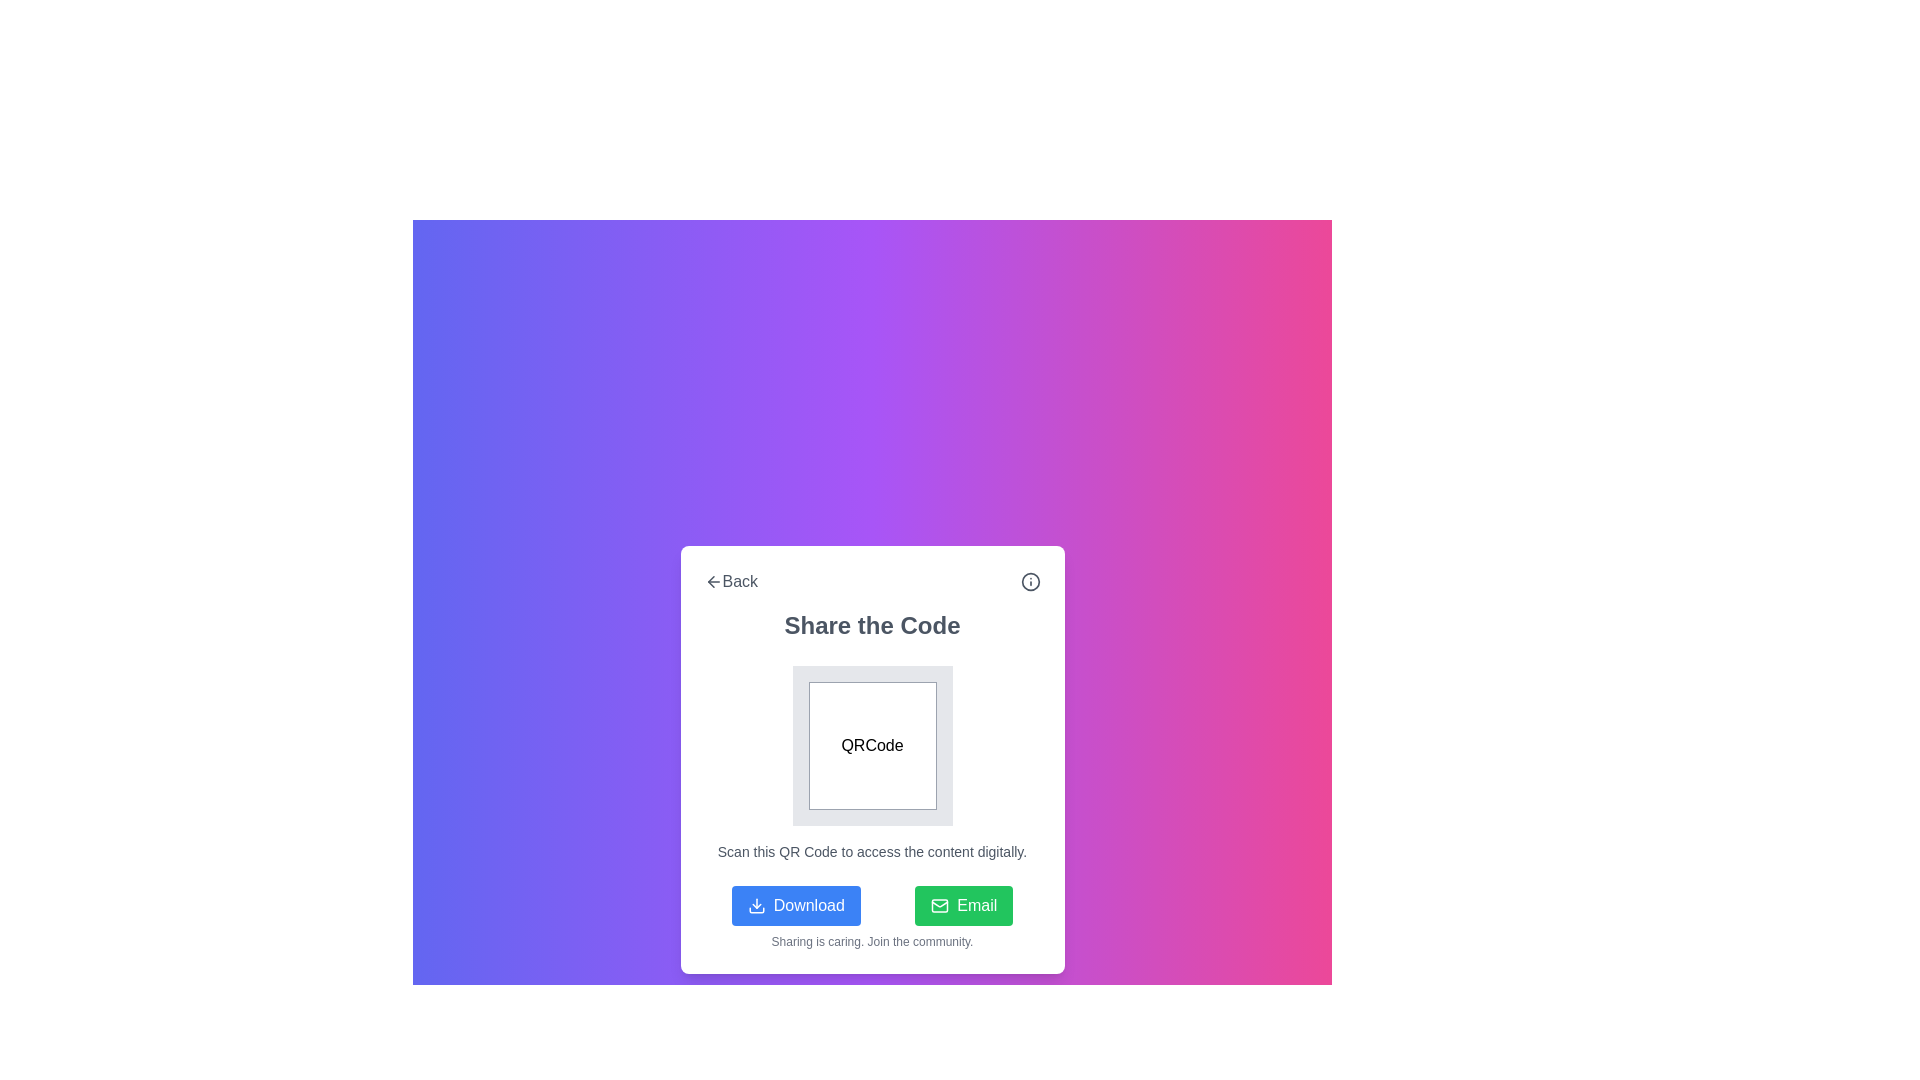 This screenshot has width=1920, height=1080. What do you see at coordinates (939, 906) in the screenshot?
I see `the envelope icon embedded in the green 'Email' button` at bounding box center [939, 906].